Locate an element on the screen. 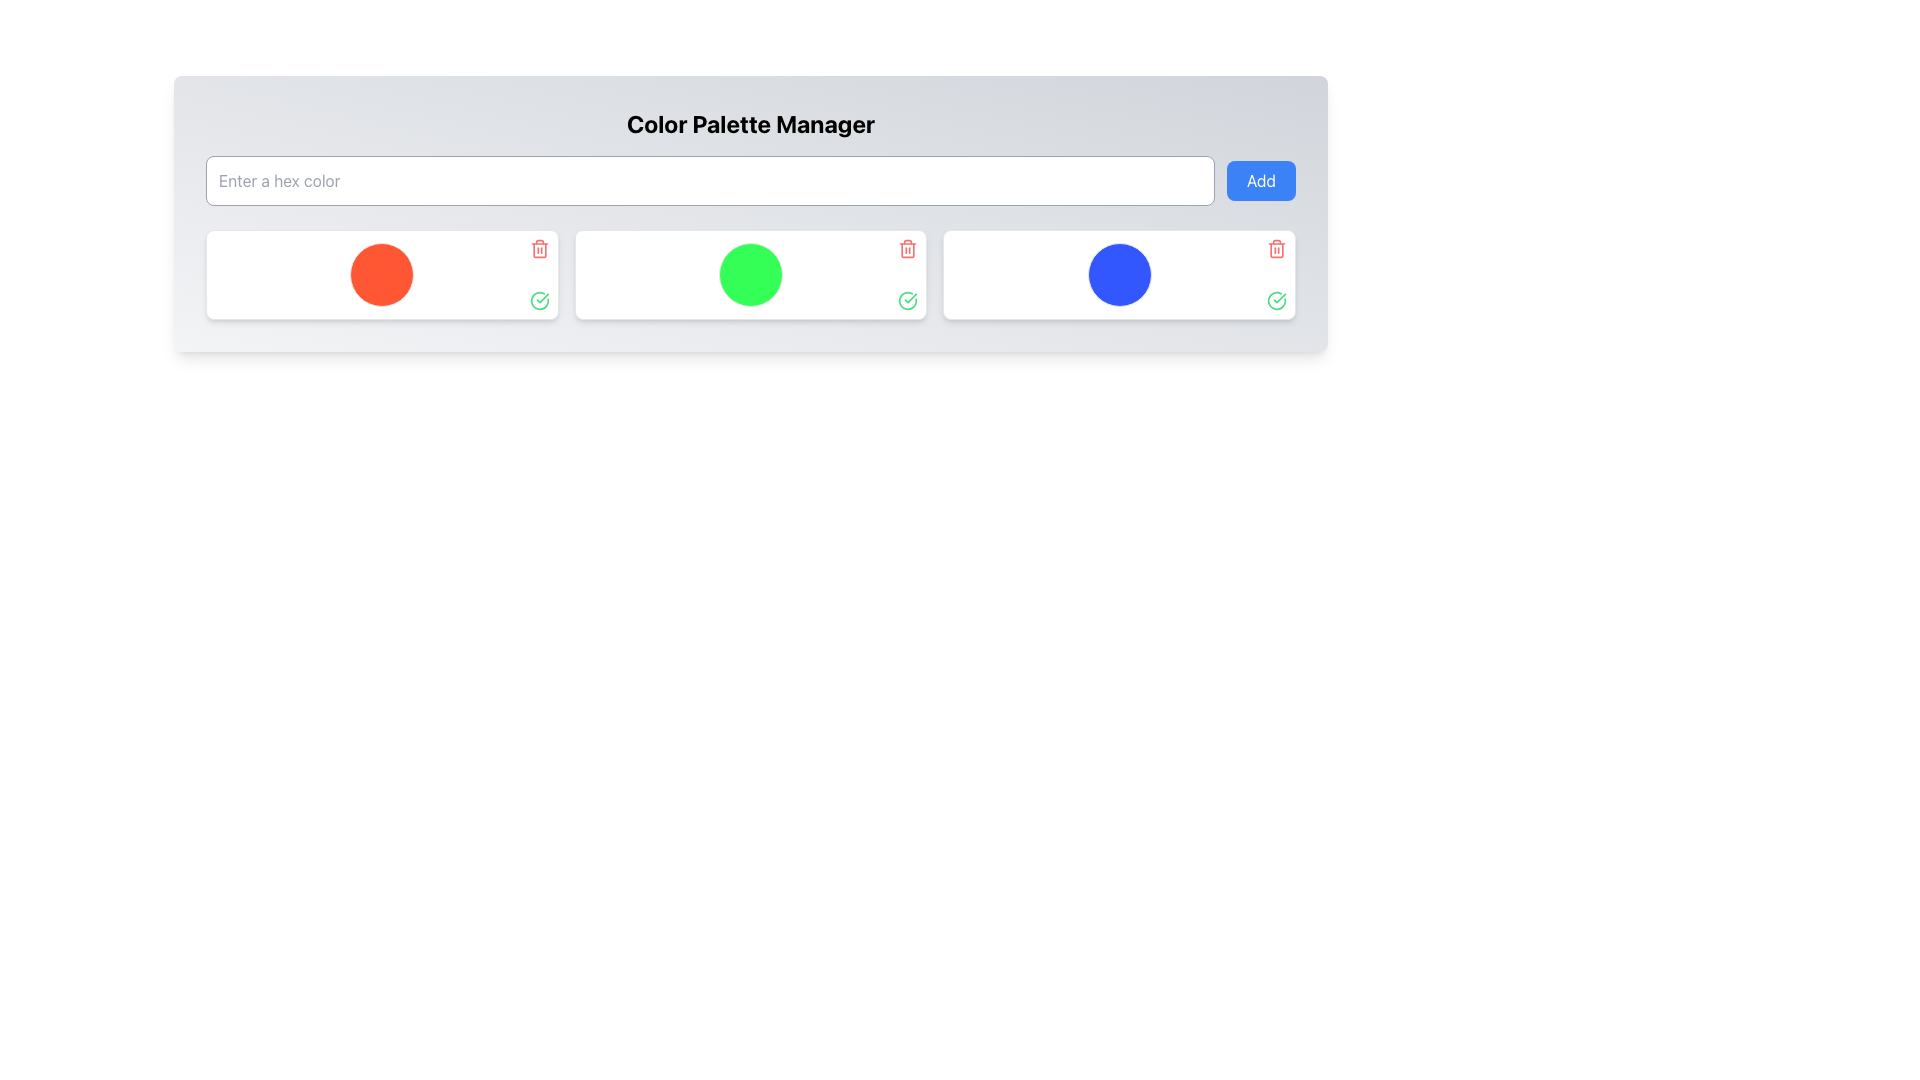 Image resolution: width=1920 pixels, height=1080 pixels. the confirmation indicator icon located at the bottom-right corner of the second rectangular box in a horizontal row of three boxes to confirm or validate the content is located at coordinates (1275, 300).